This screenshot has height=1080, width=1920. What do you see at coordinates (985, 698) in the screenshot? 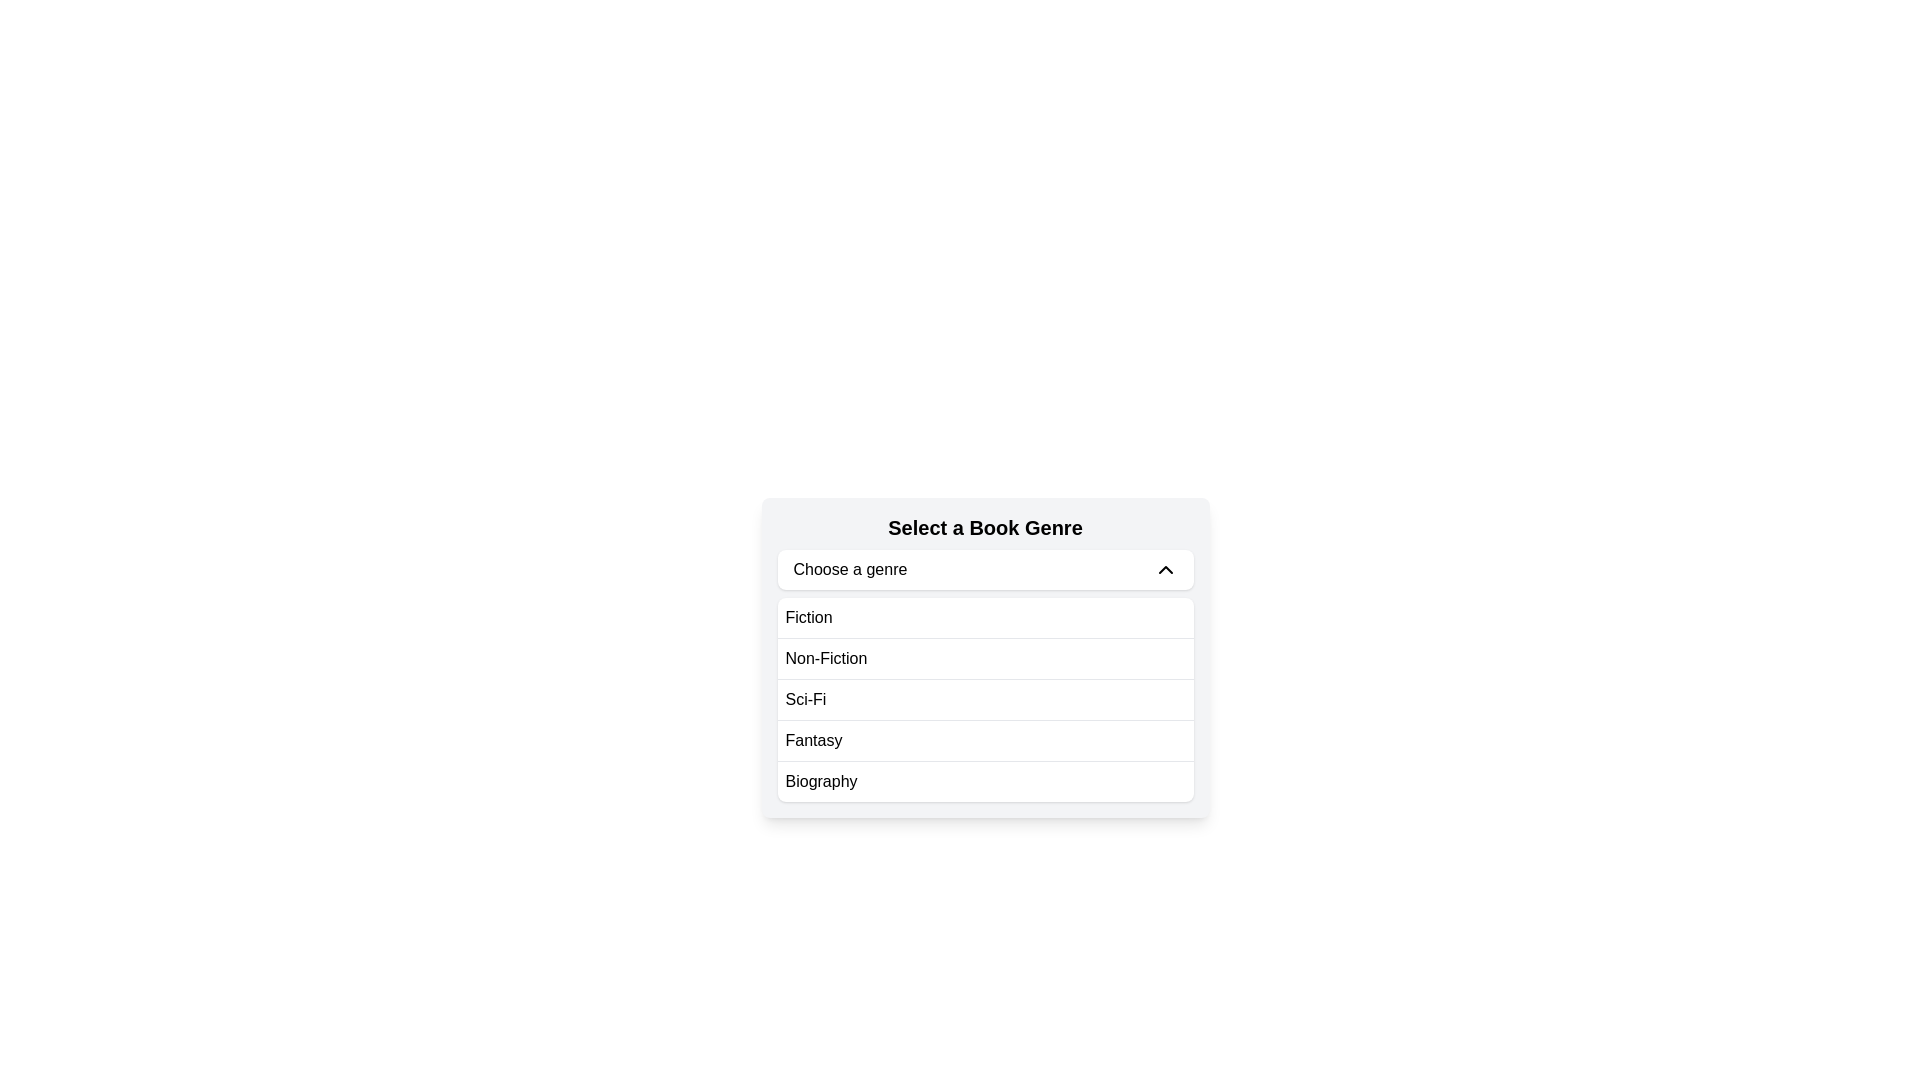
I see `to select the 'Sci-Fi' option from the dropdown menu, which is the third item in the list of options including 'Fiction', 'Non-Fiction', 'Sci-Fi', 'Fantasy', and 'Biography'` at bounding box center [985, 698].